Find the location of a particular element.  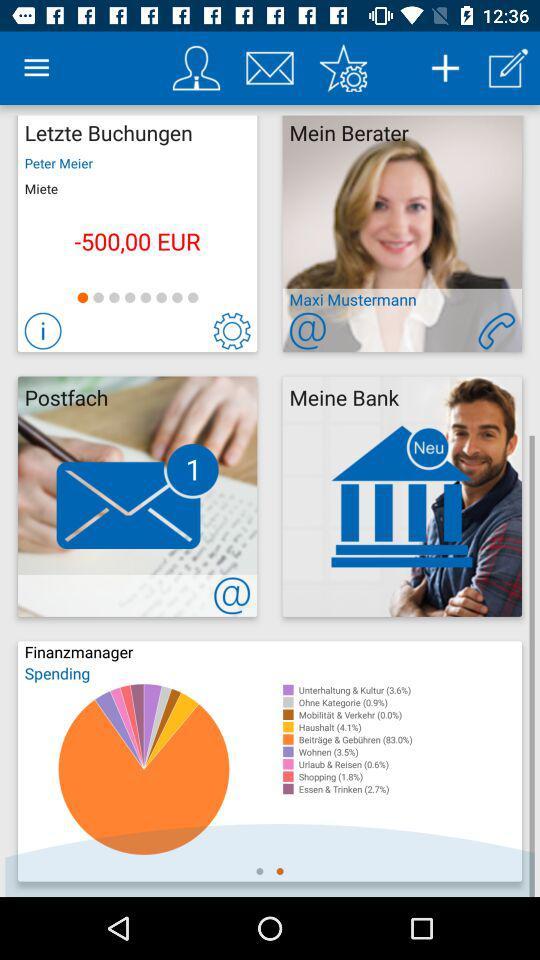

favorites is located at coordinates (342, 68).